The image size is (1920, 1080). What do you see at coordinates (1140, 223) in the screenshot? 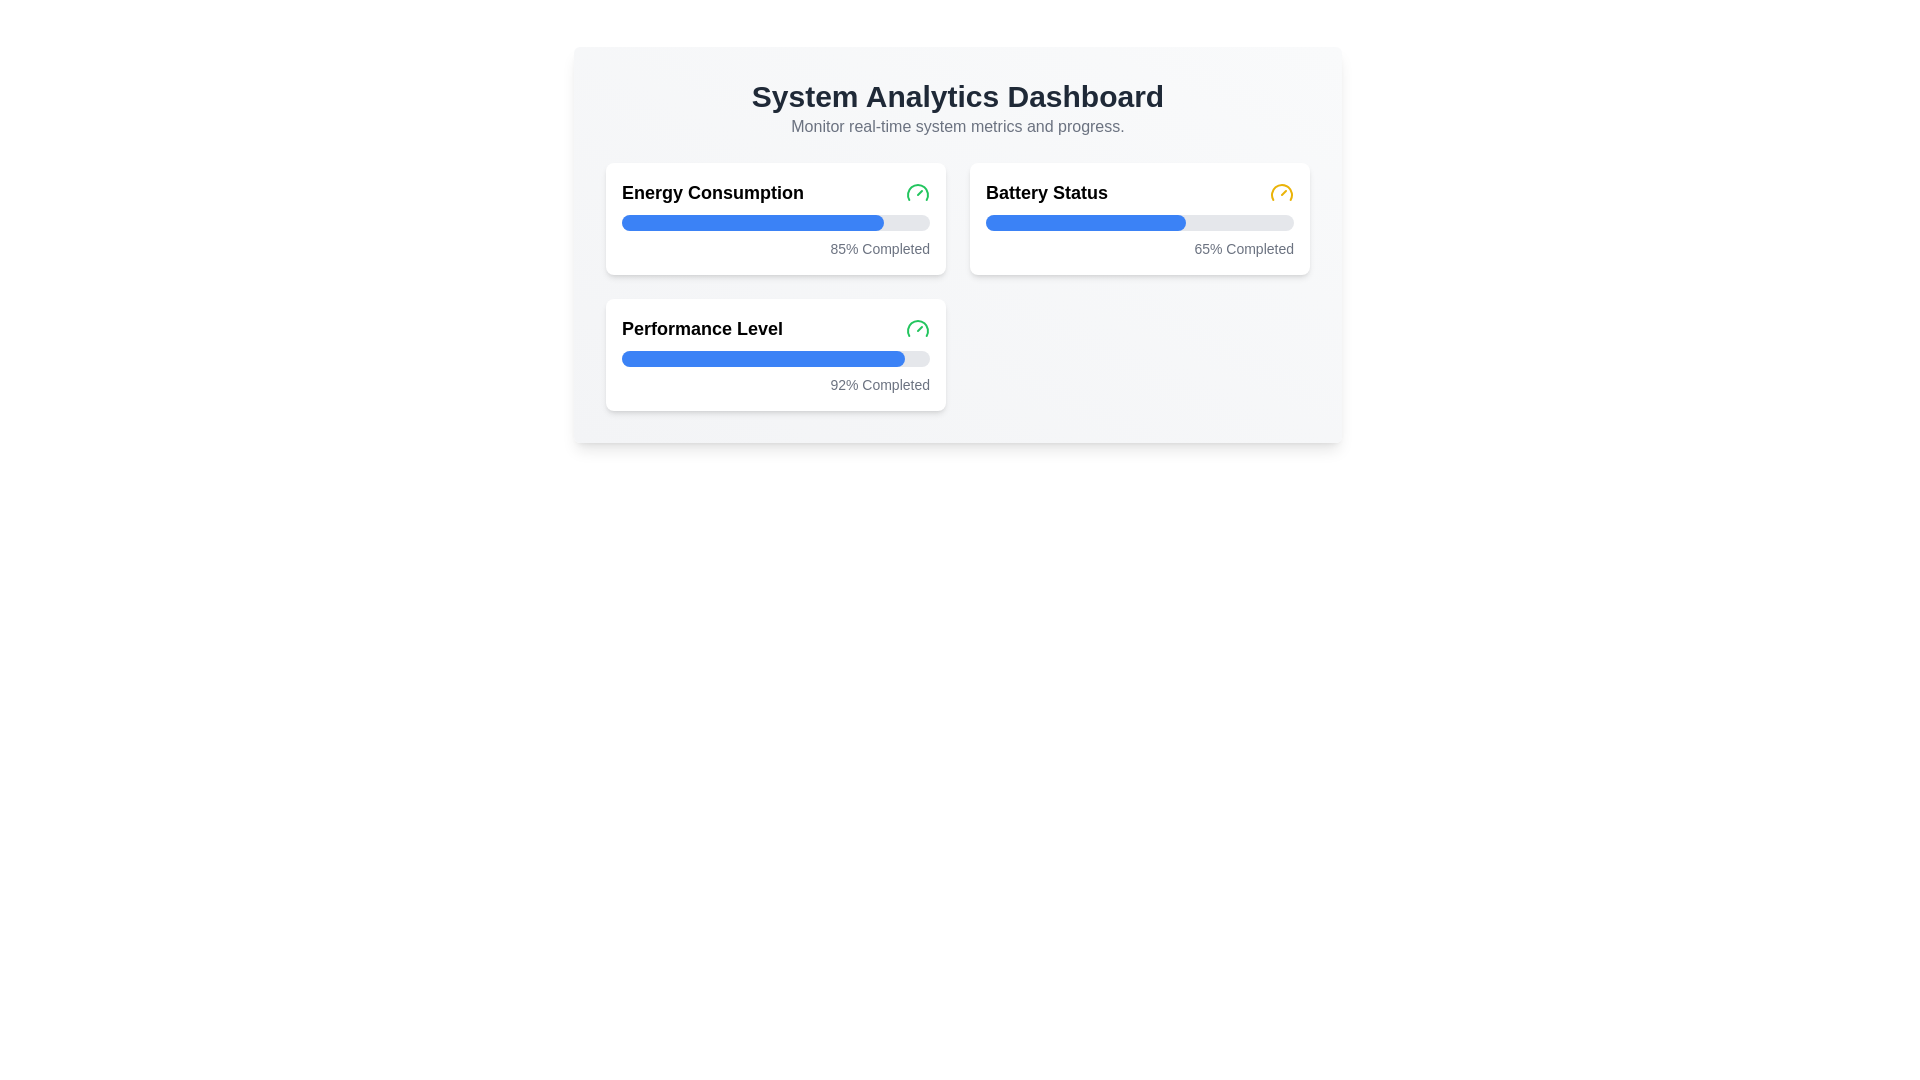
I see `the progress bar that displays the battery status percentage, located within the 'Battery Status' card on the dashboard` at bounding box center [1140, 223].